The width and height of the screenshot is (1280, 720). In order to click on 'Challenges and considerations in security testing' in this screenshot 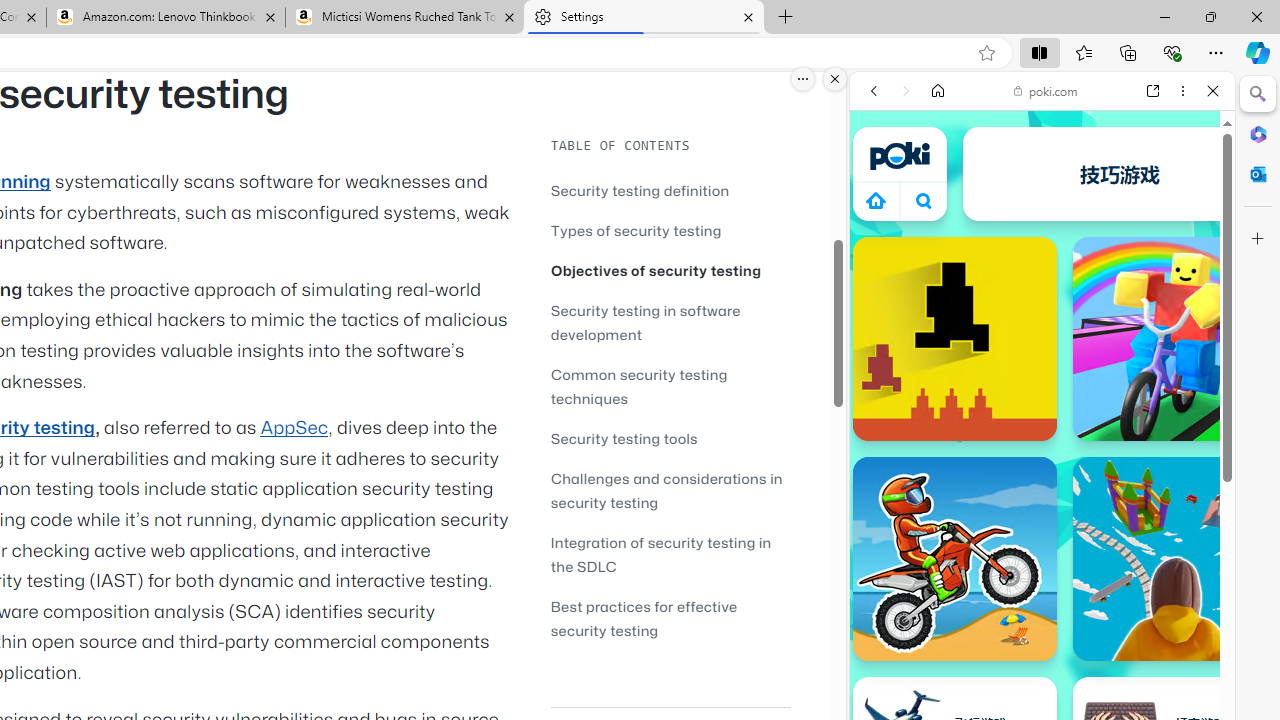, I will do `click(666, 490)`.